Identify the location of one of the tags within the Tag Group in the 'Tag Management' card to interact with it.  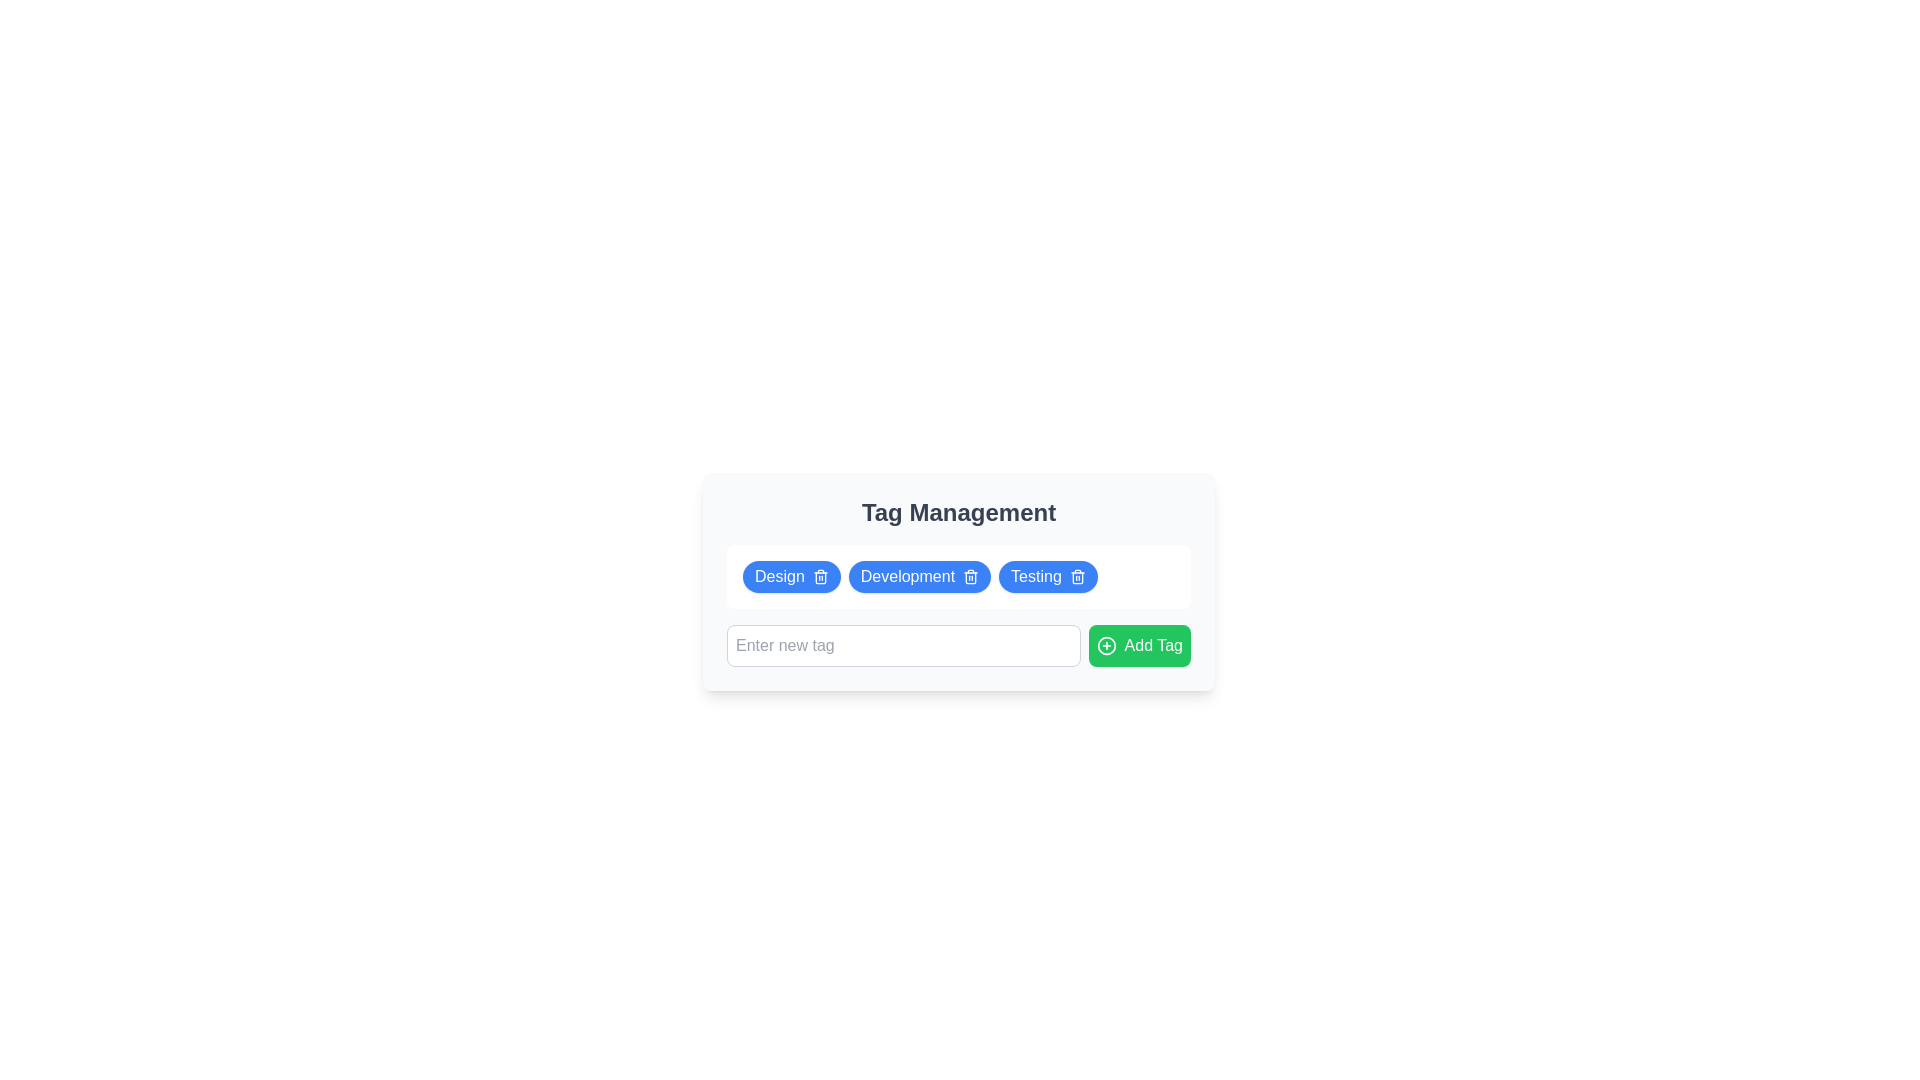
(958, 577).